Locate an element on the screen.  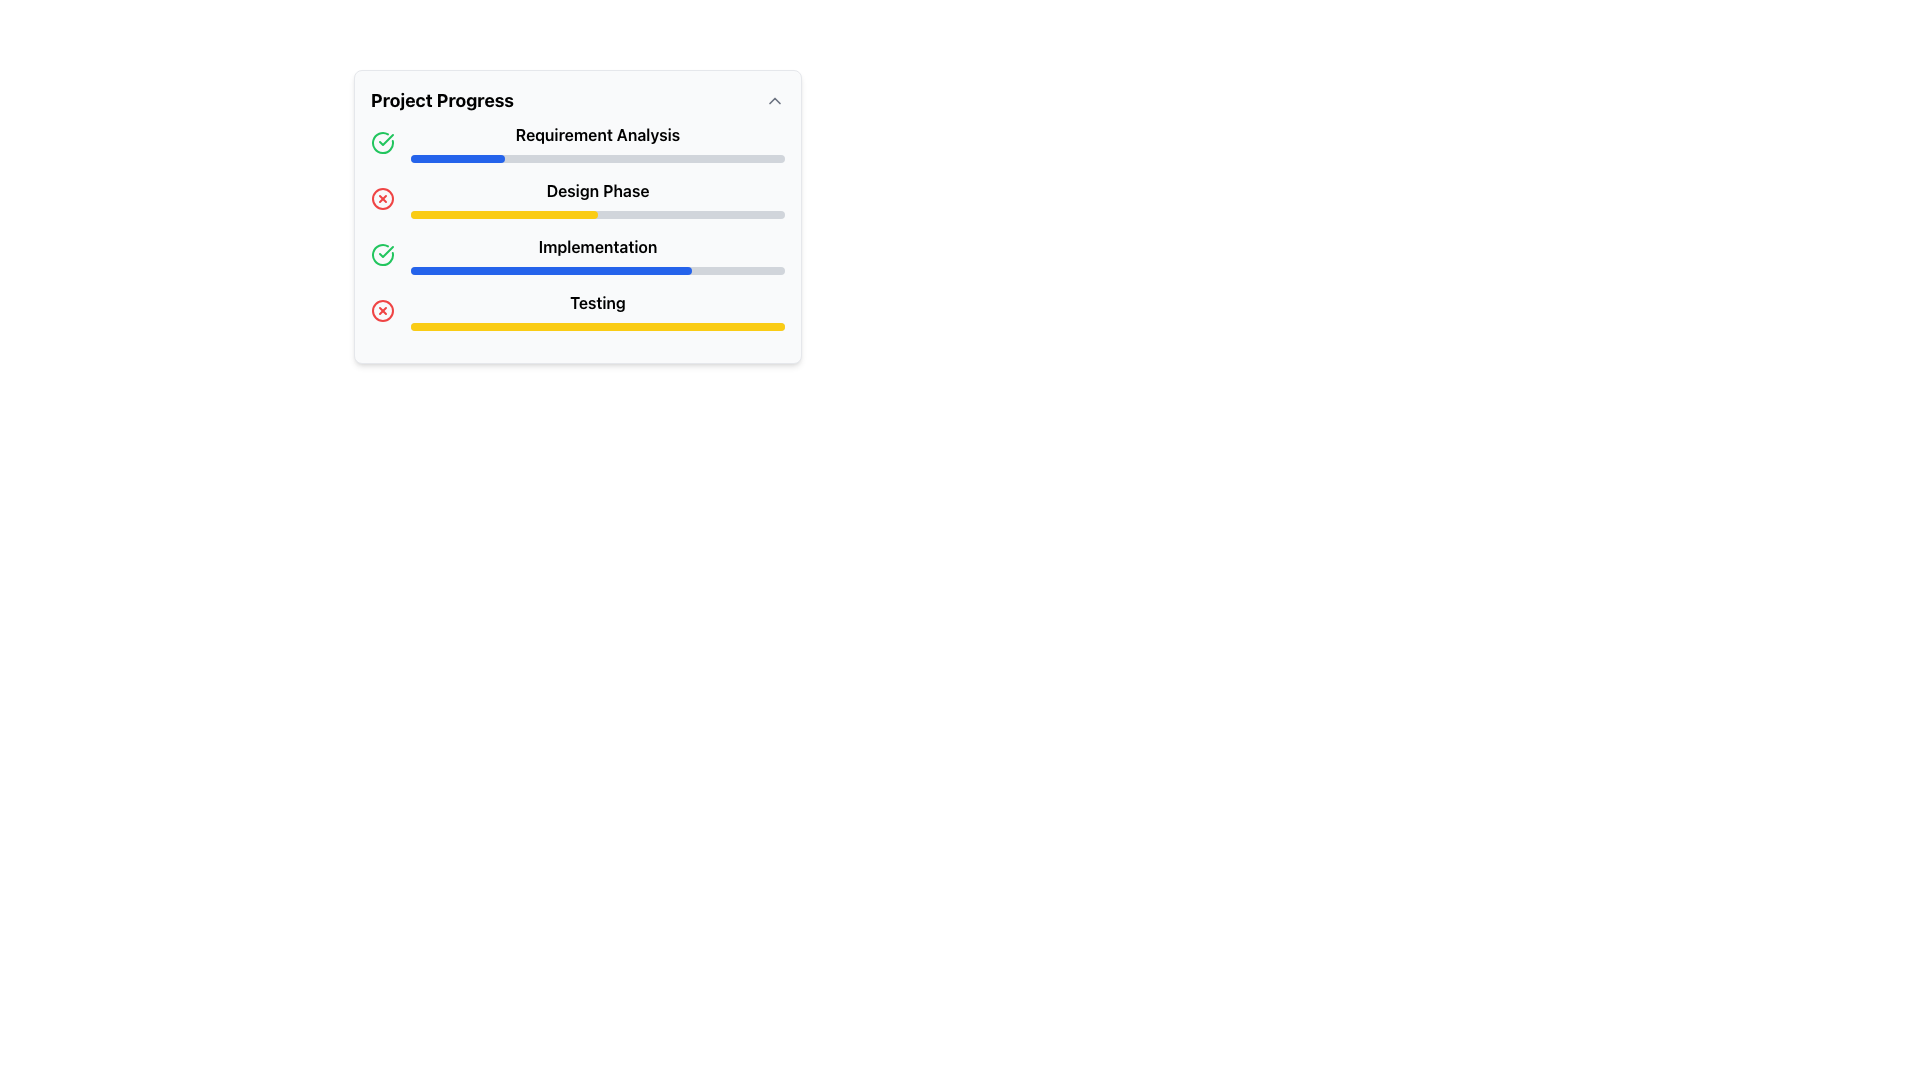
the 'Design Phase' text label in the progress tracker interface, which is located between the 'Requirement Analysis' and 'Implementation' labels and is aligned with the progress bars is located at coordinates (597, 191).